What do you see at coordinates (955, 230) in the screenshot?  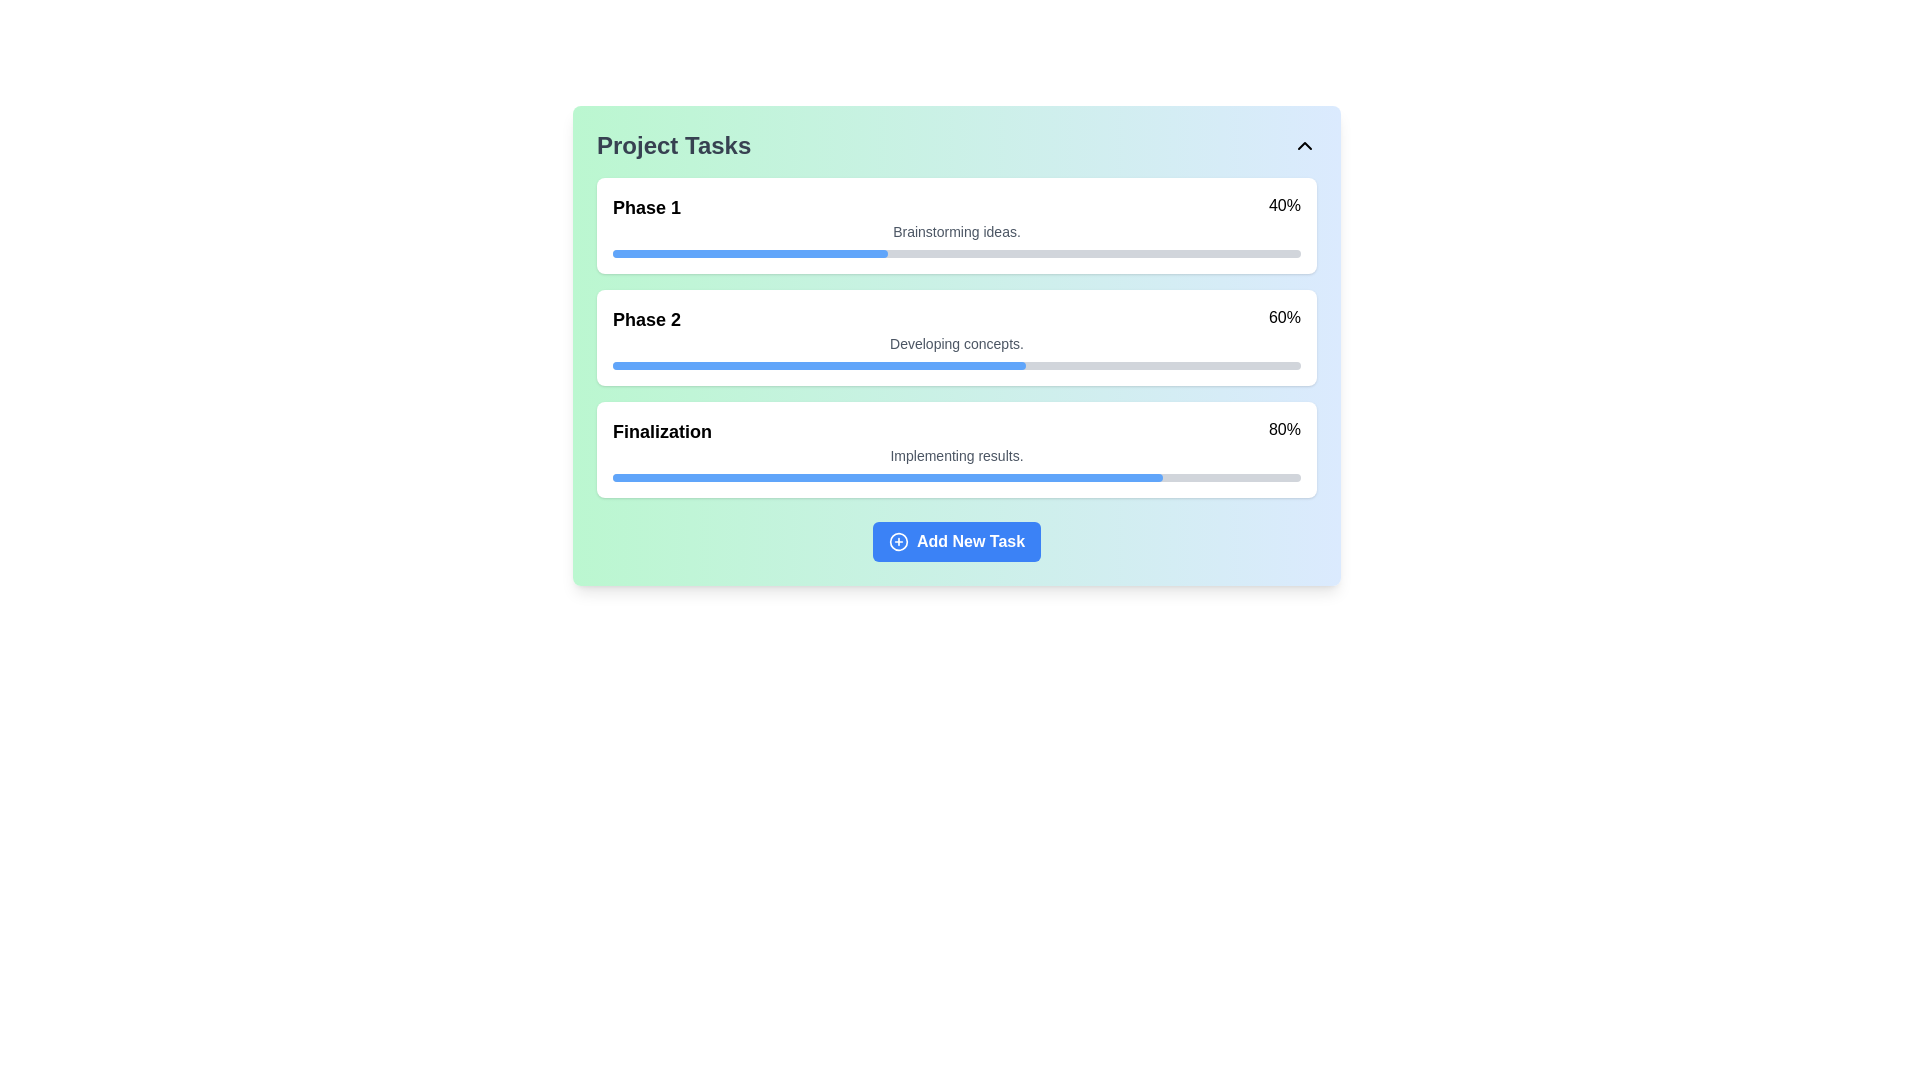 I see `text information displayed in smaller gray font saying 'Brainstorming ideas.' located below the 'Phase 1' title and above the progress bar within the task phase card` at bounding box center [955, 230].